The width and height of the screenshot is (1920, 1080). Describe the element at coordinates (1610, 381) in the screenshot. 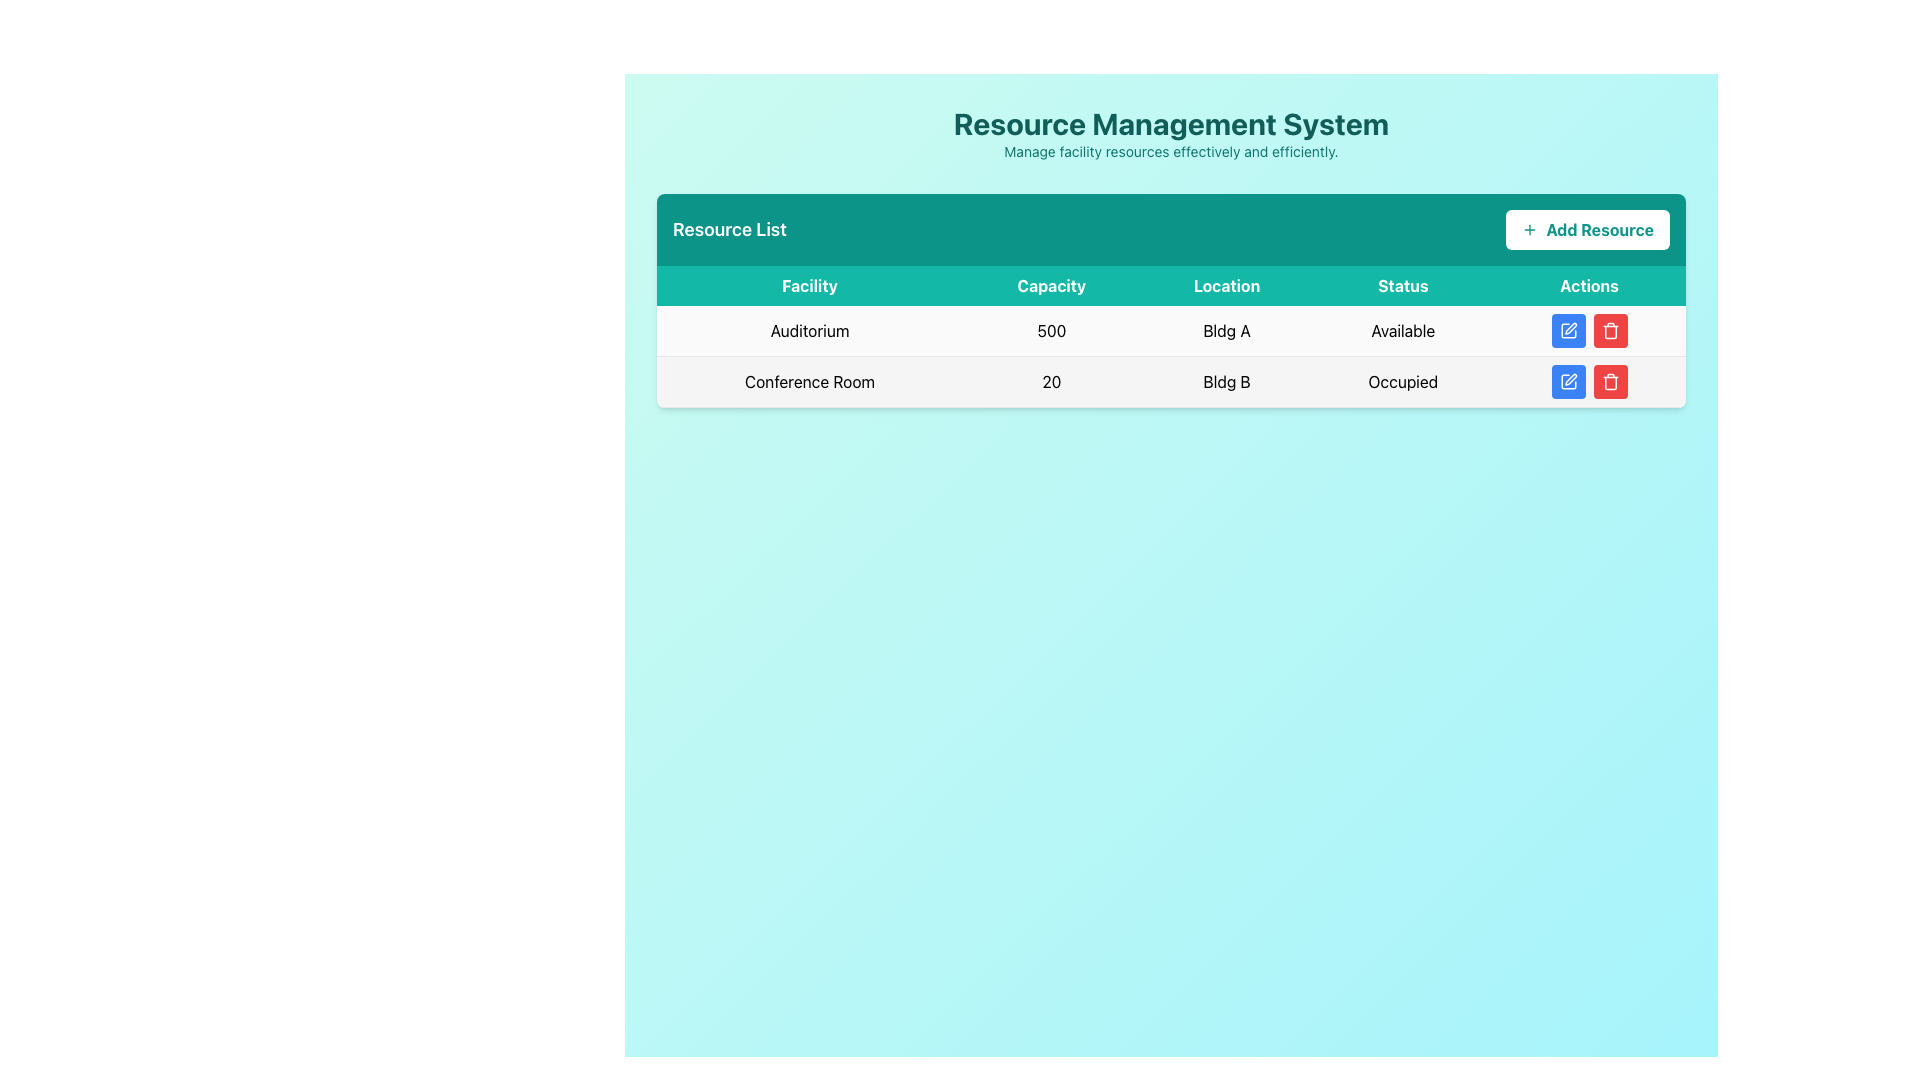

I see `the trash icon located on the rightmost side of the 'Actions' column in the second row of the table` at that location.